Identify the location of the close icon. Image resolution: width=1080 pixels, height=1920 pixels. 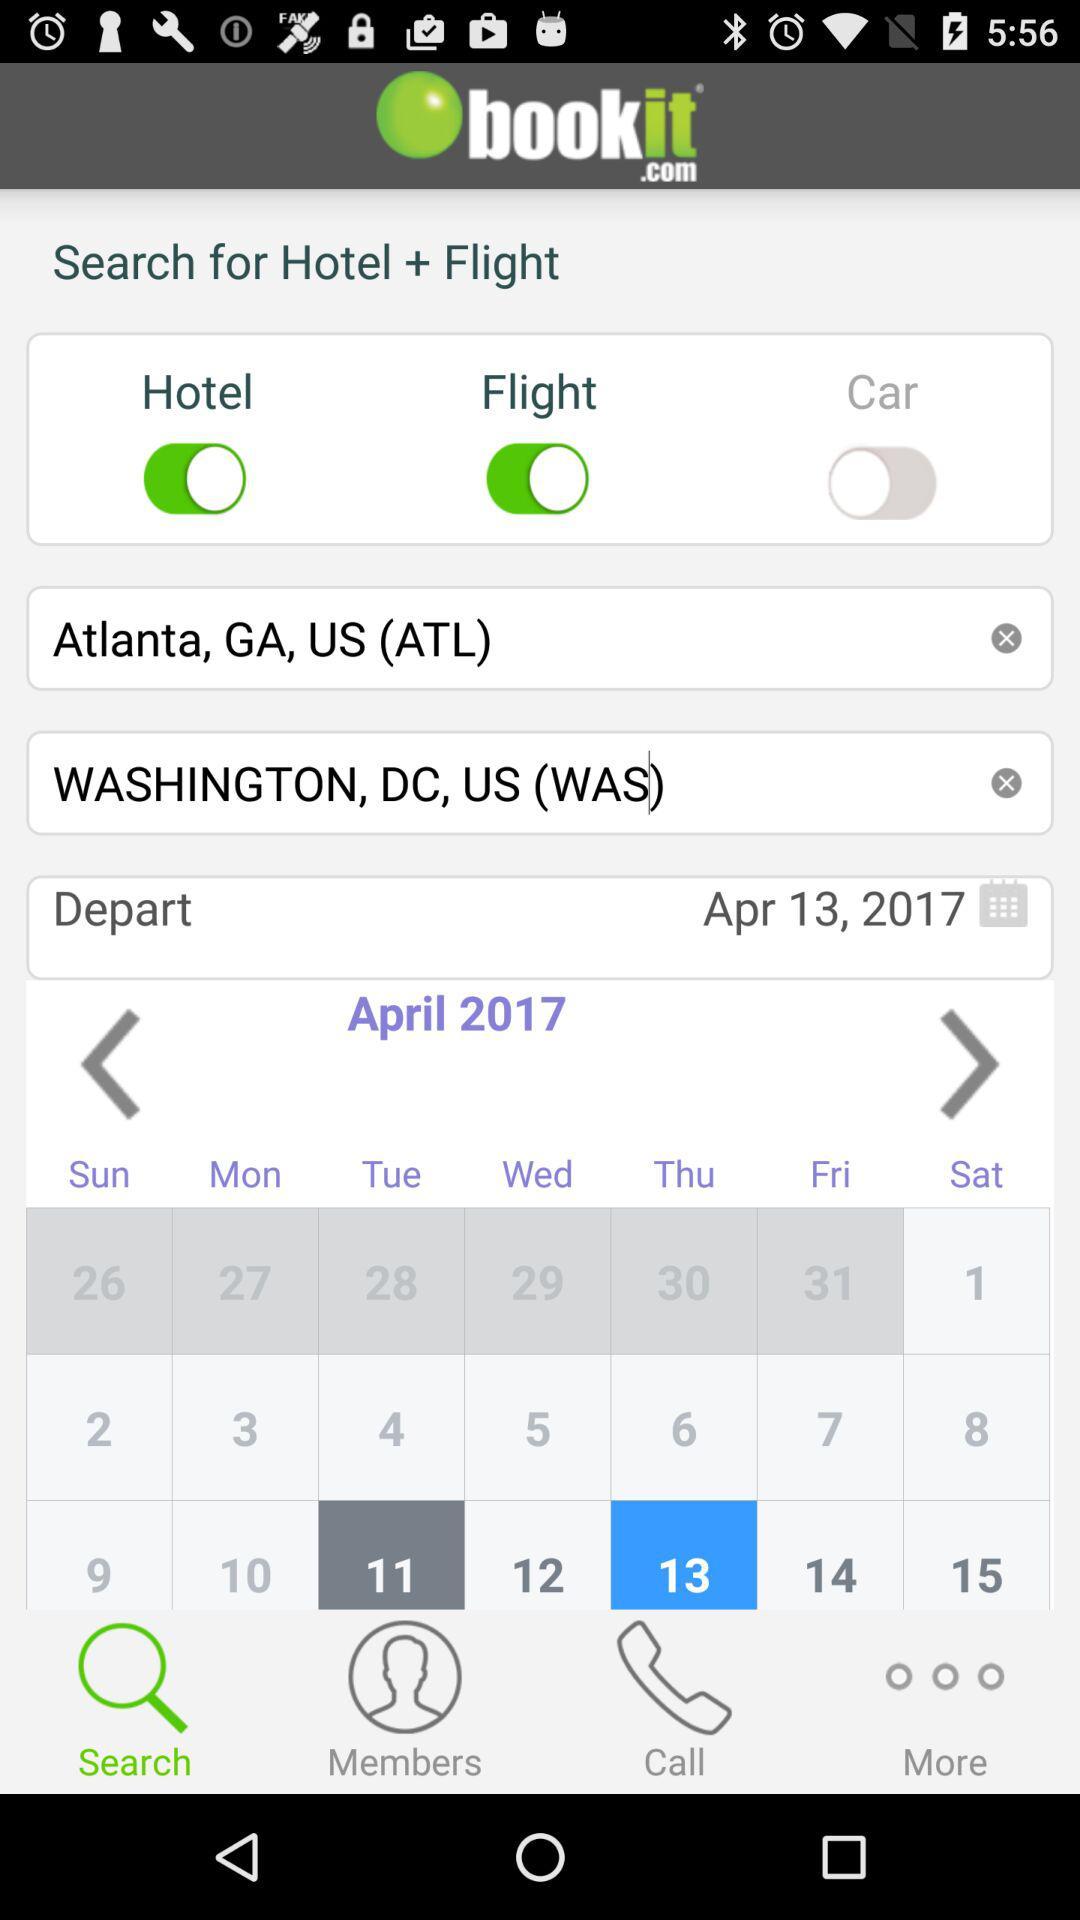
(1006, 683).